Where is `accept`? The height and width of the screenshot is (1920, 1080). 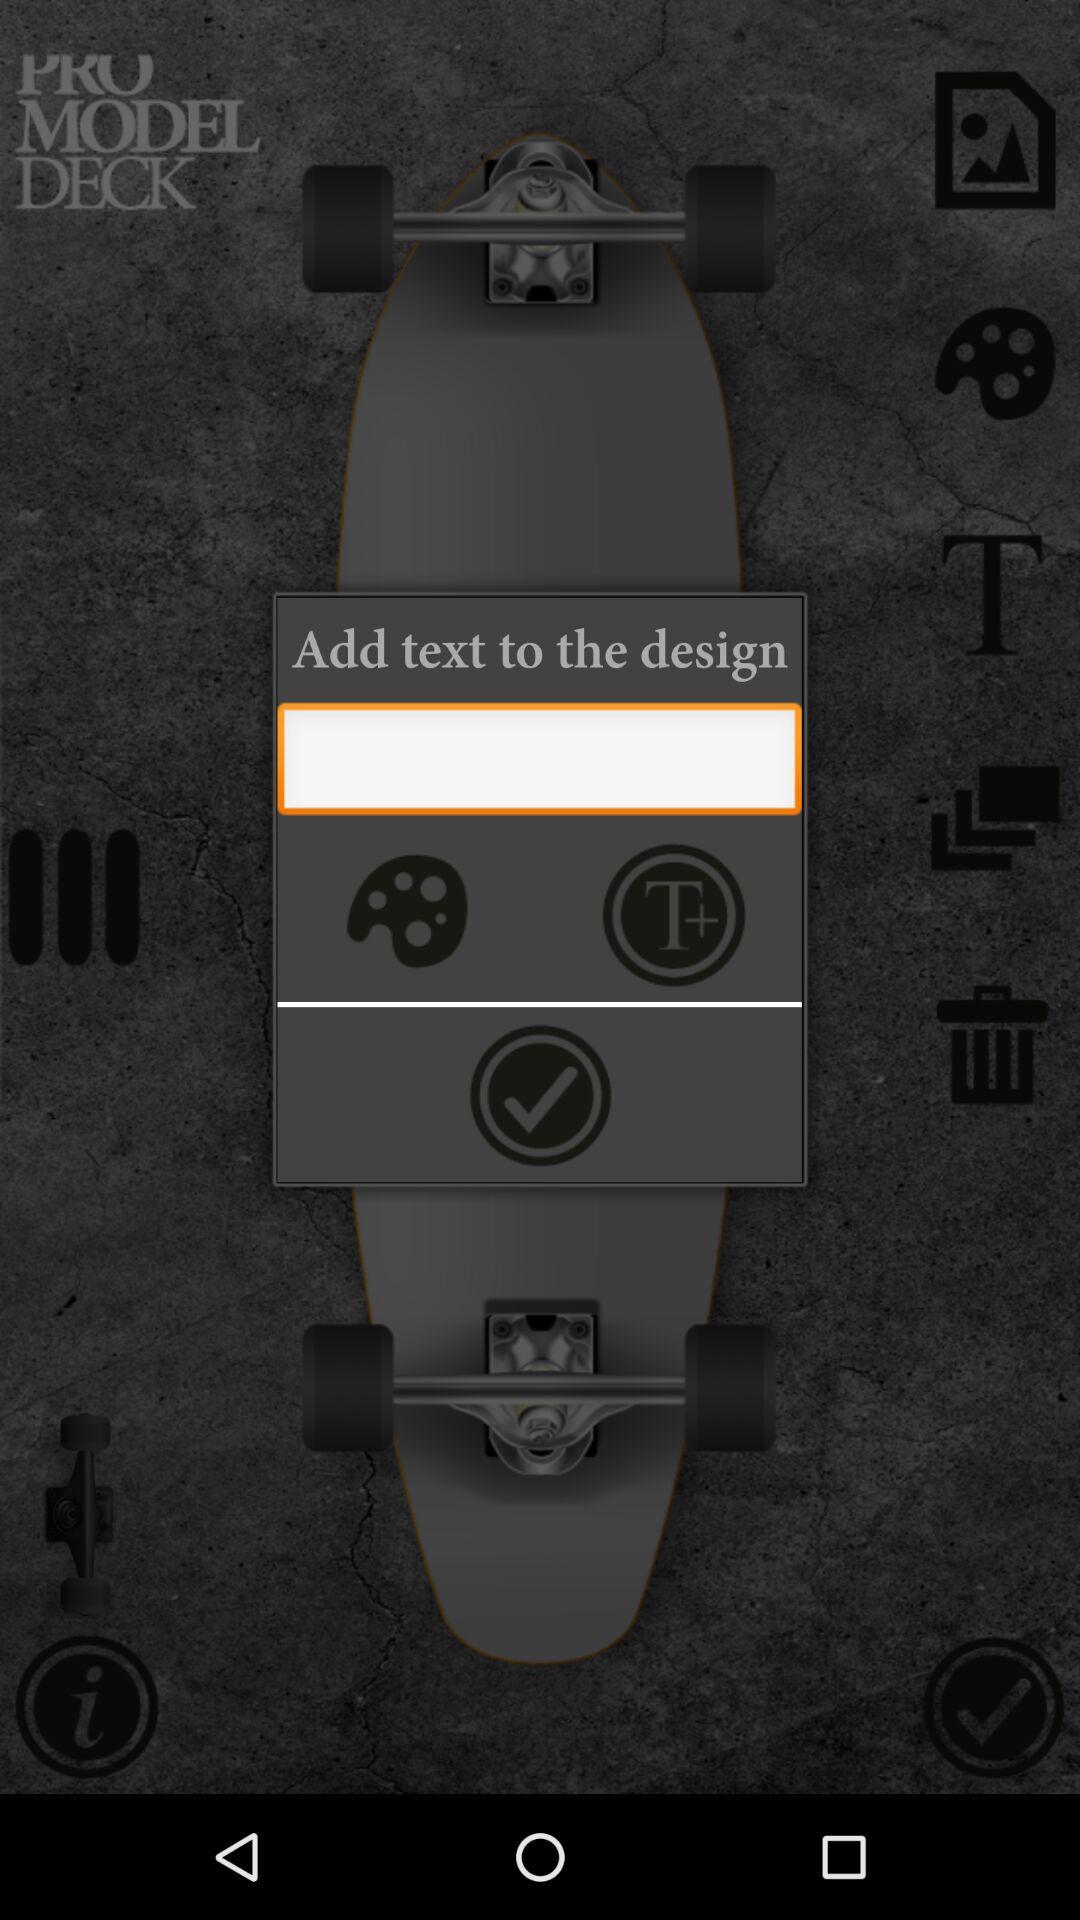 accept is located at coordinates (538, 1093).